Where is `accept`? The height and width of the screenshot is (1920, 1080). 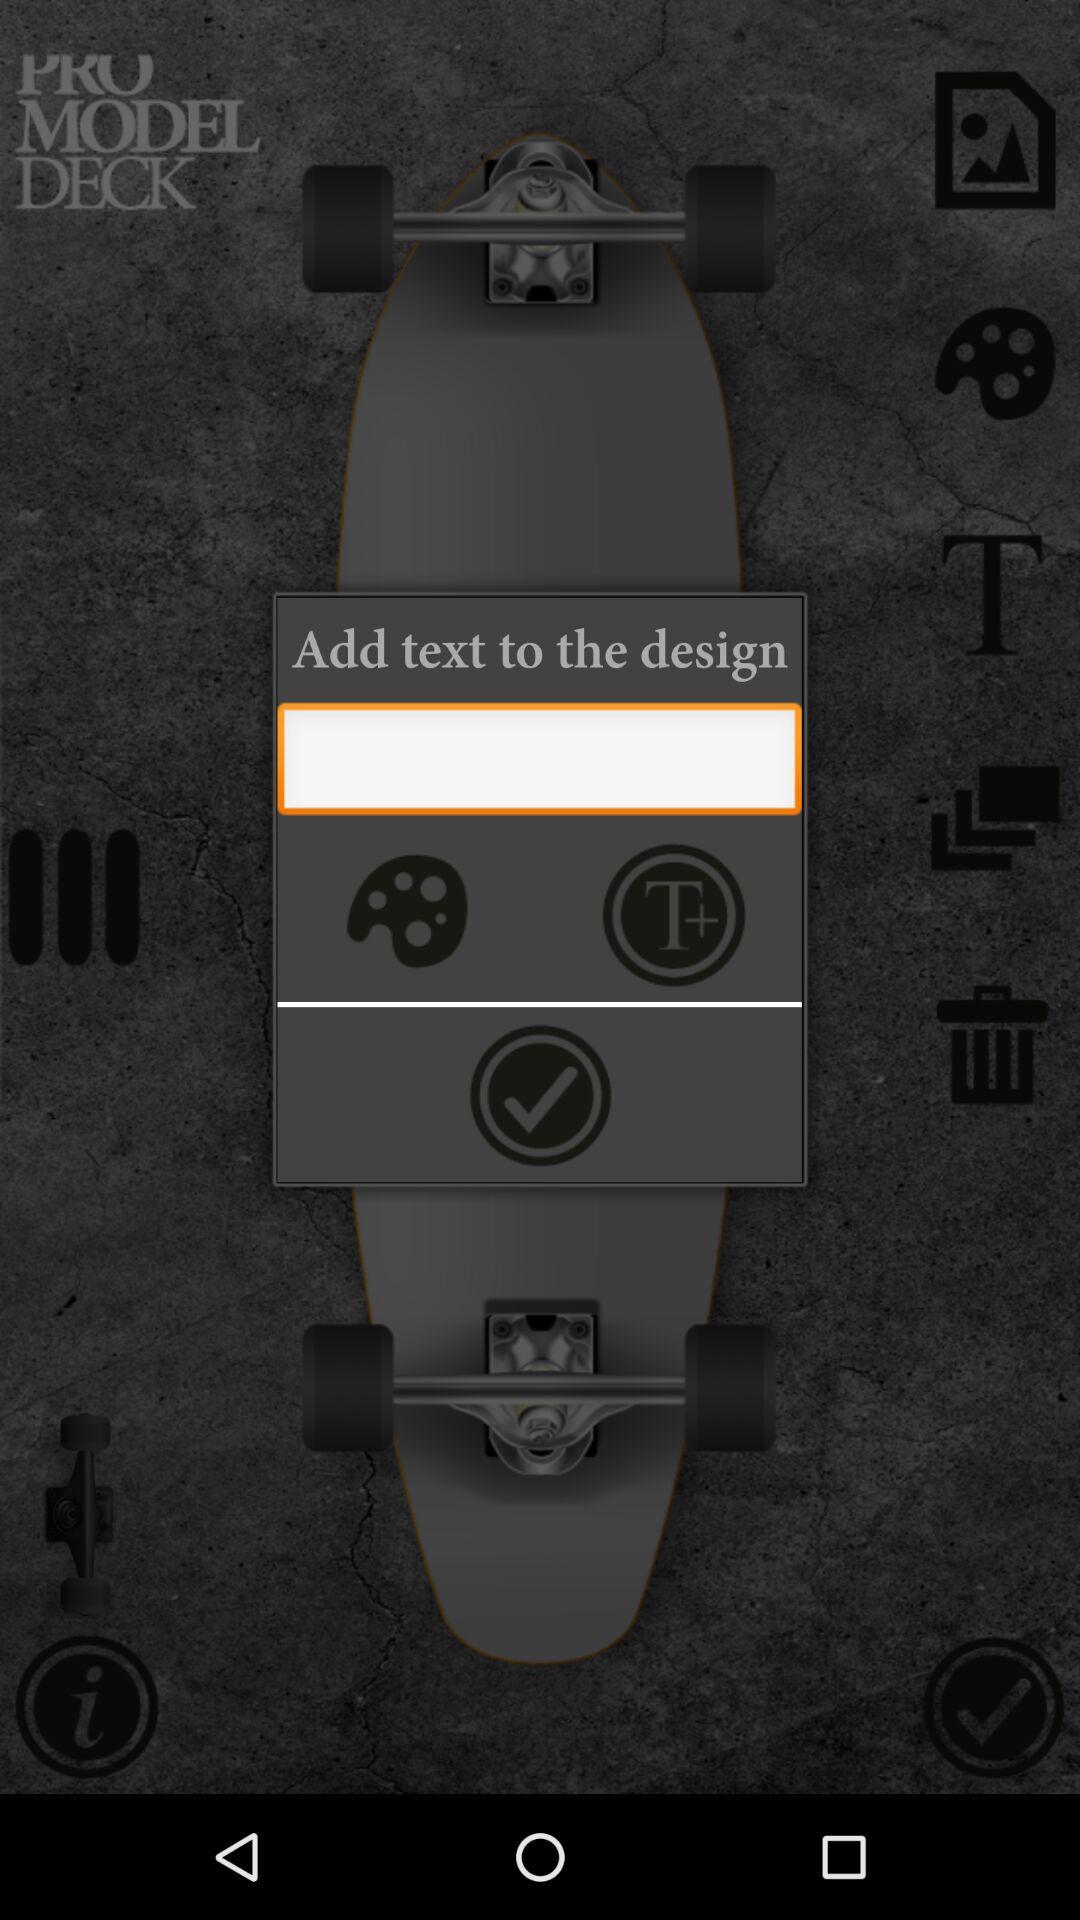 accept is located at coordinates (538, 1093).